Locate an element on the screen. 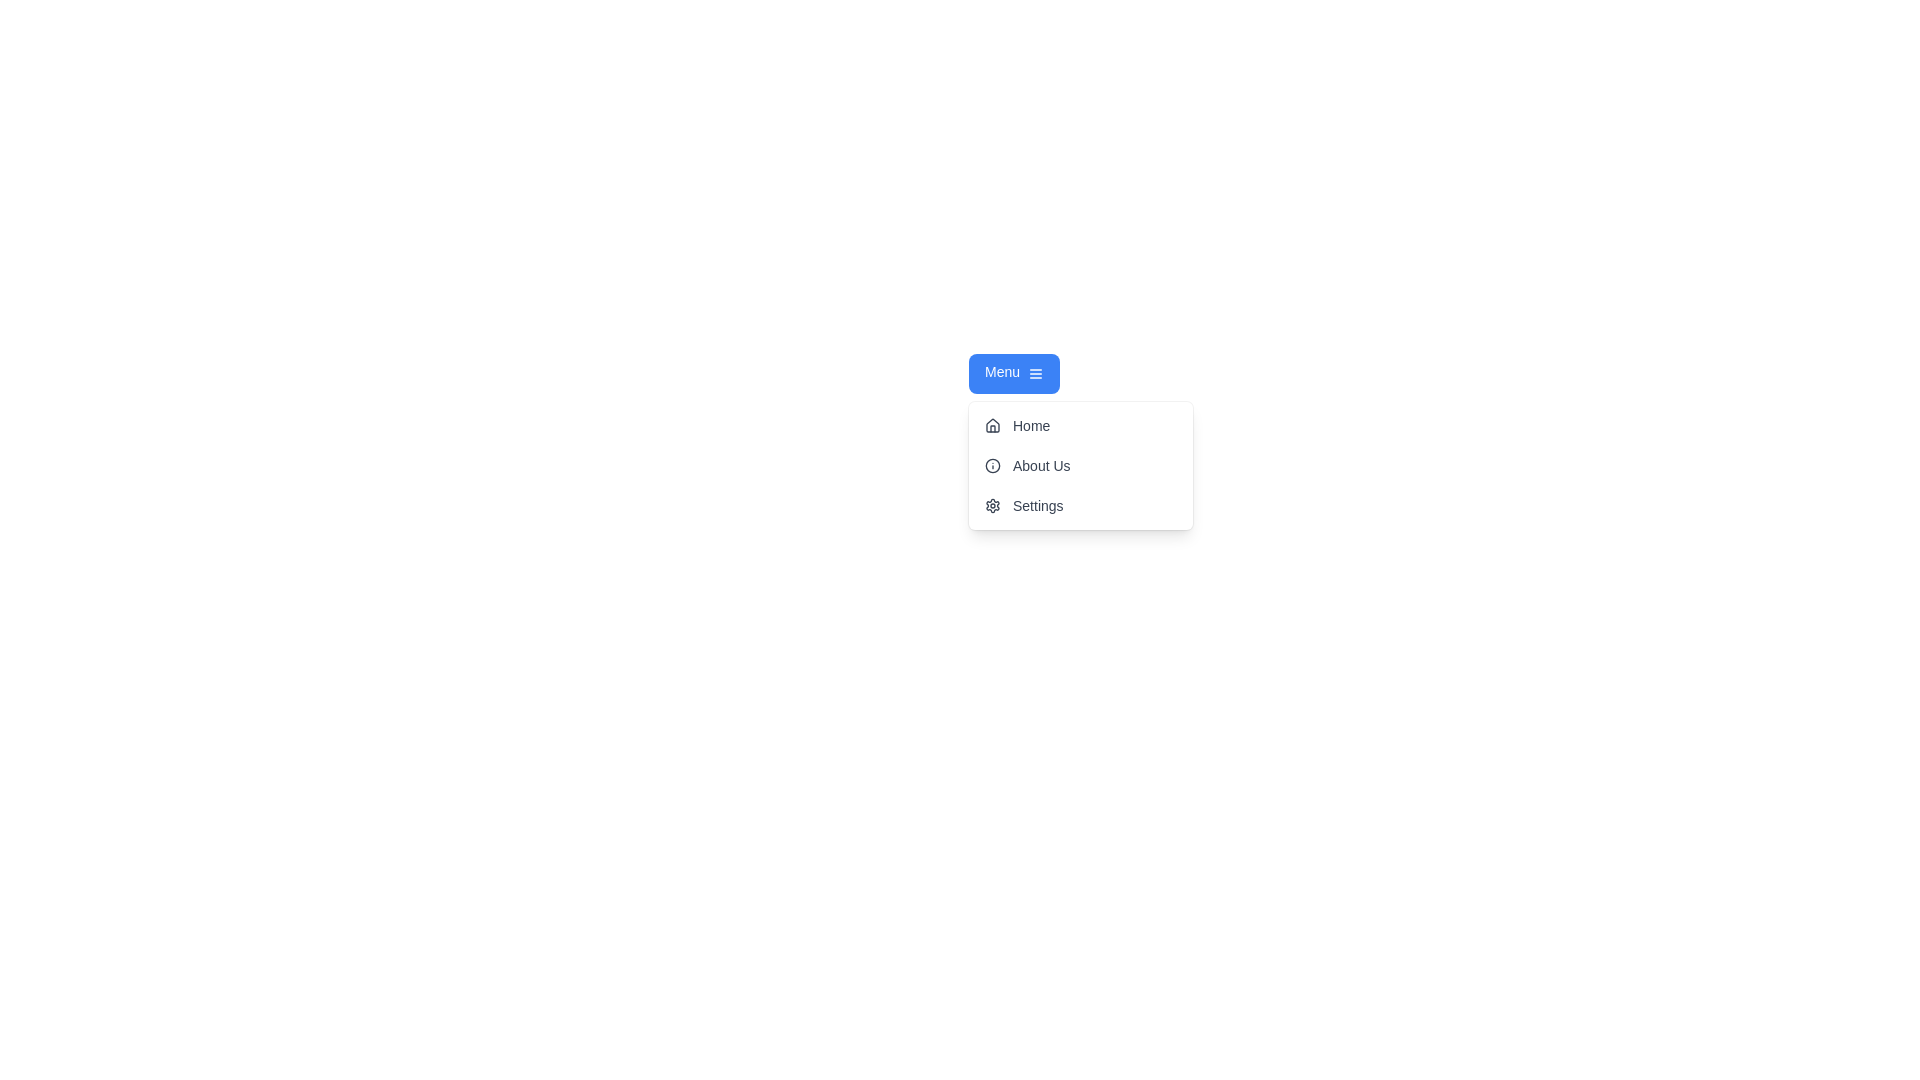 The image size is (1920, 1080). the second option 'About Us' in the vertical dropdown menu with a white background, rounded corners, and a subtle shadow is located at coordinates (1079, 466).